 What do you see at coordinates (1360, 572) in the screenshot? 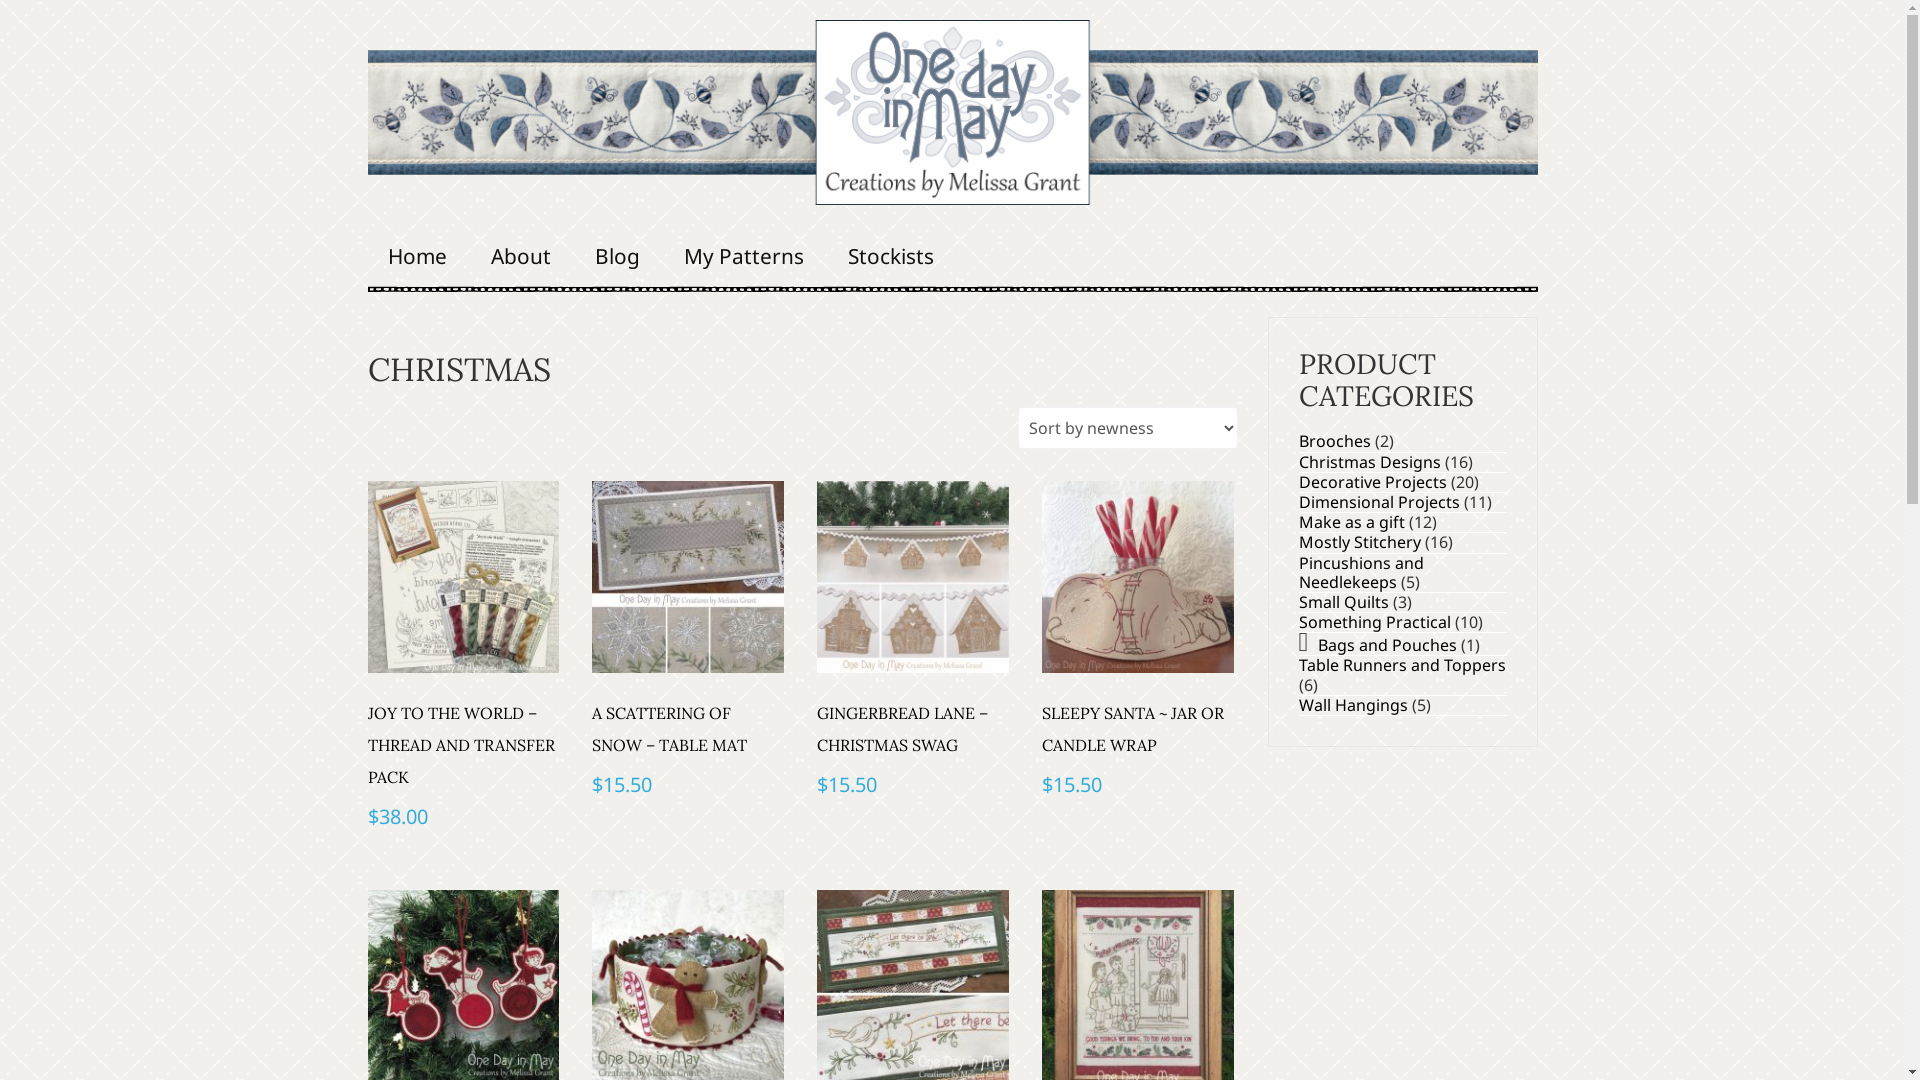
I see `'Pincushions and Needlekeeps'` at bounding box center [1360, 572].